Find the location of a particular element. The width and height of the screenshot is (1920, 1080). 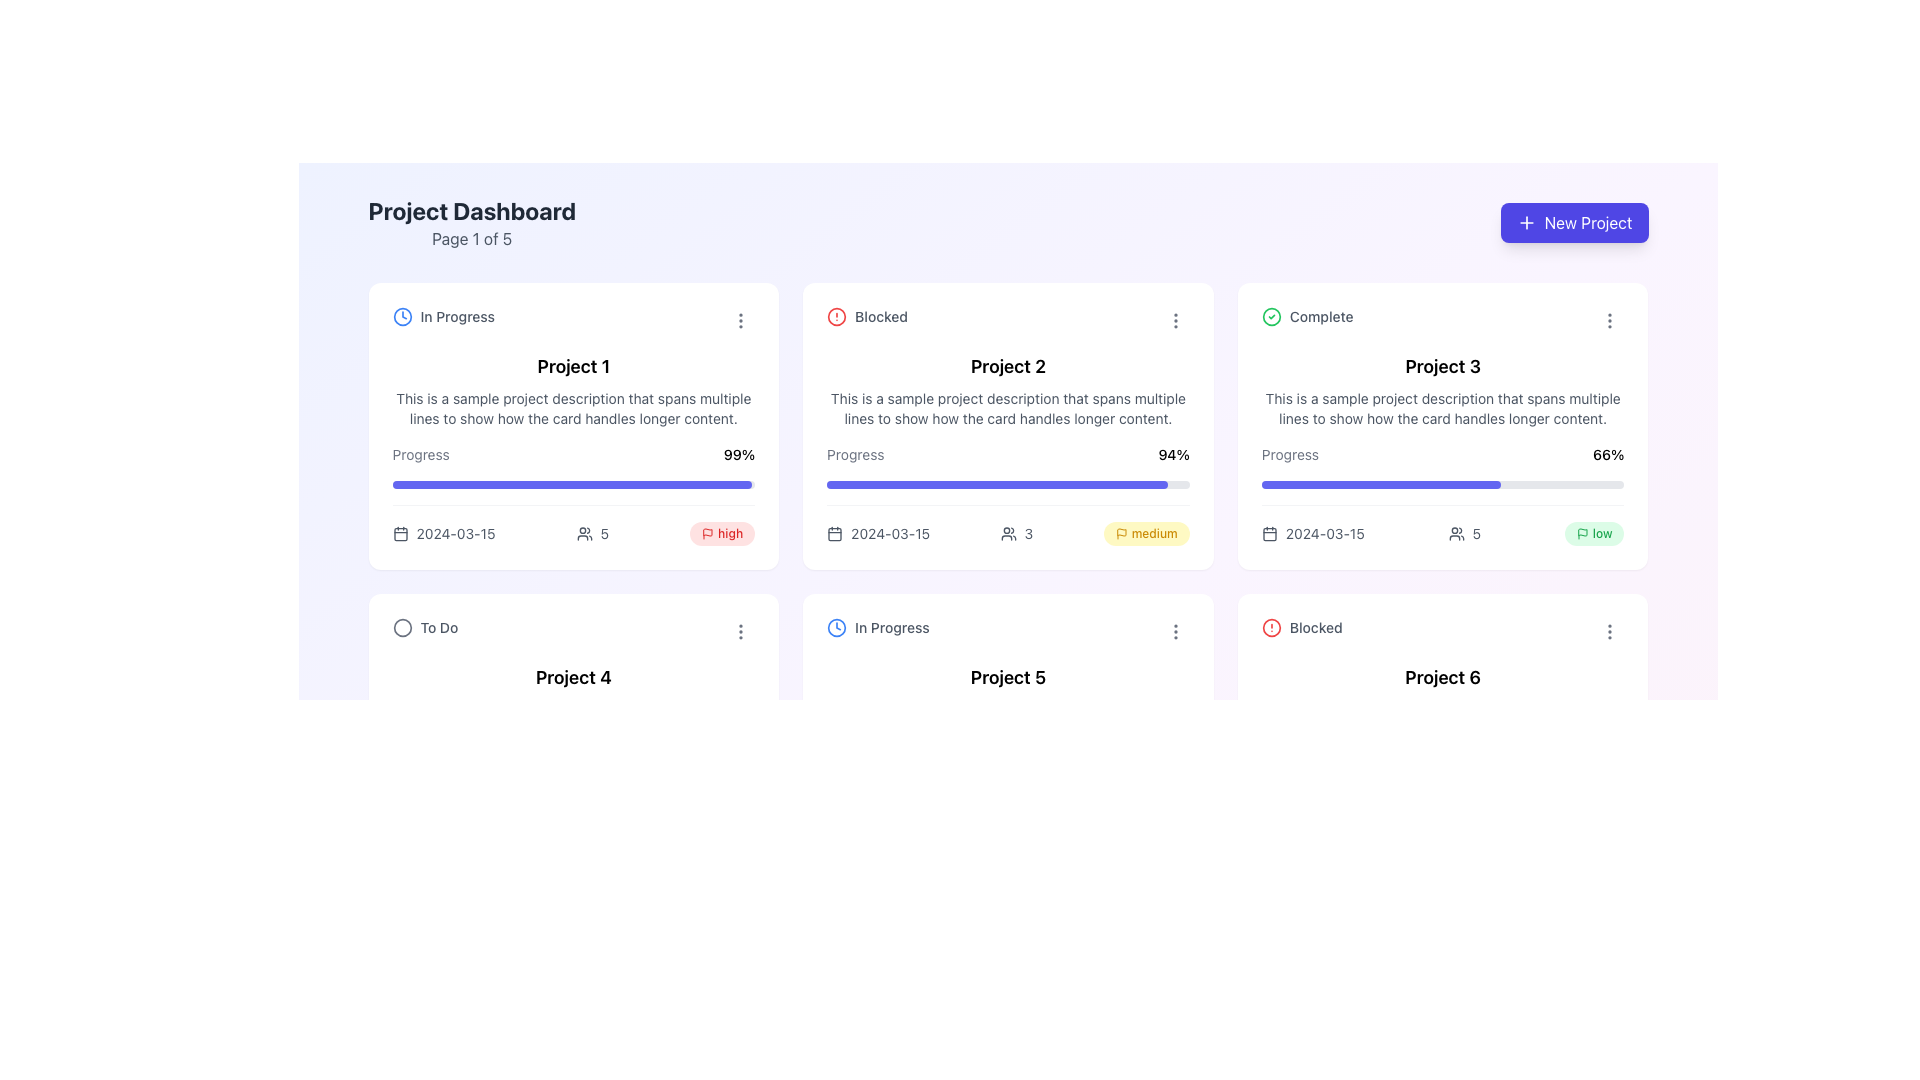

on the Interactive project card titled 'Project 1' located in the upper-left corner of the project cards grid is located at coordinates (572, 425).